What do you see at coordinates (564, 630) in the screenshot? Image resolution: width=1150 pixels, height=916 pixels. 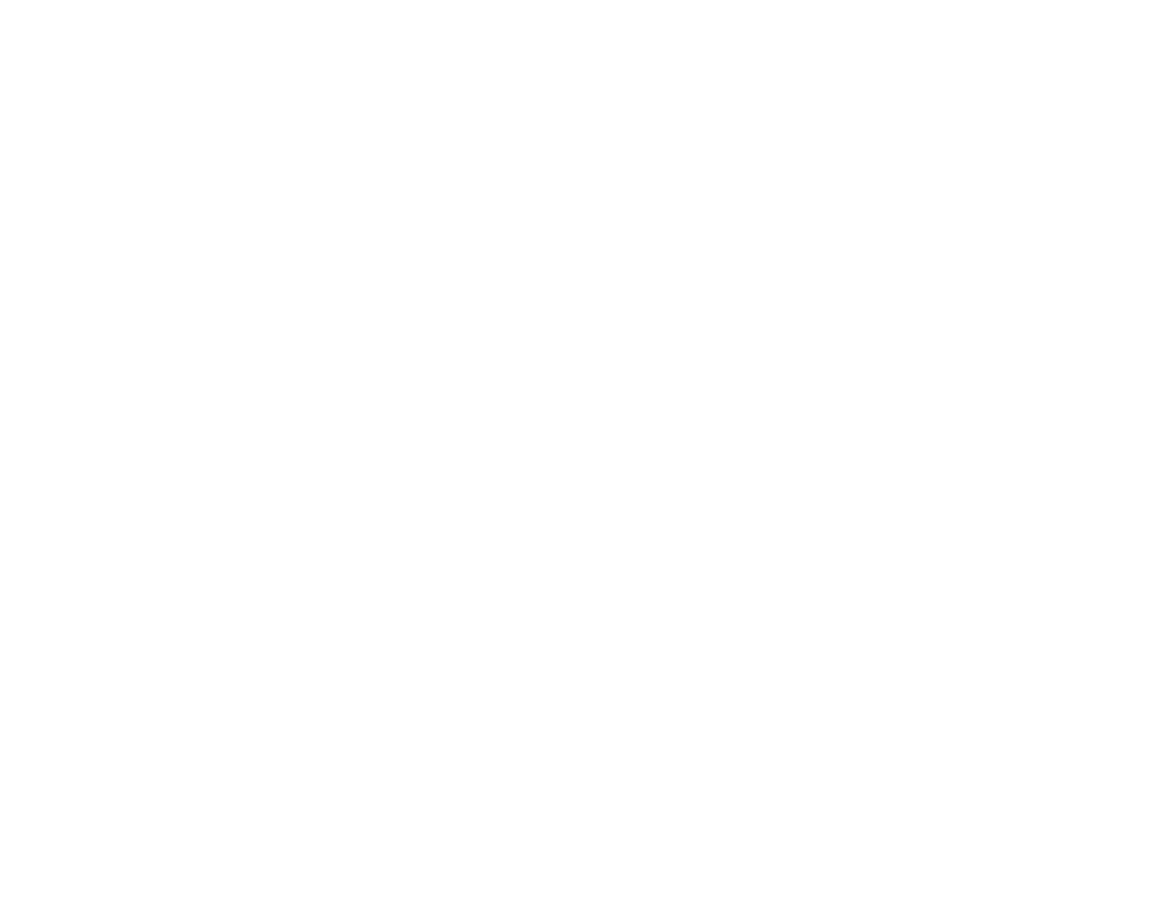 I see `'YCD Multimedia and Telecine RAMP Up digital signage for financial institutions'` at bounding box center [564, 630].